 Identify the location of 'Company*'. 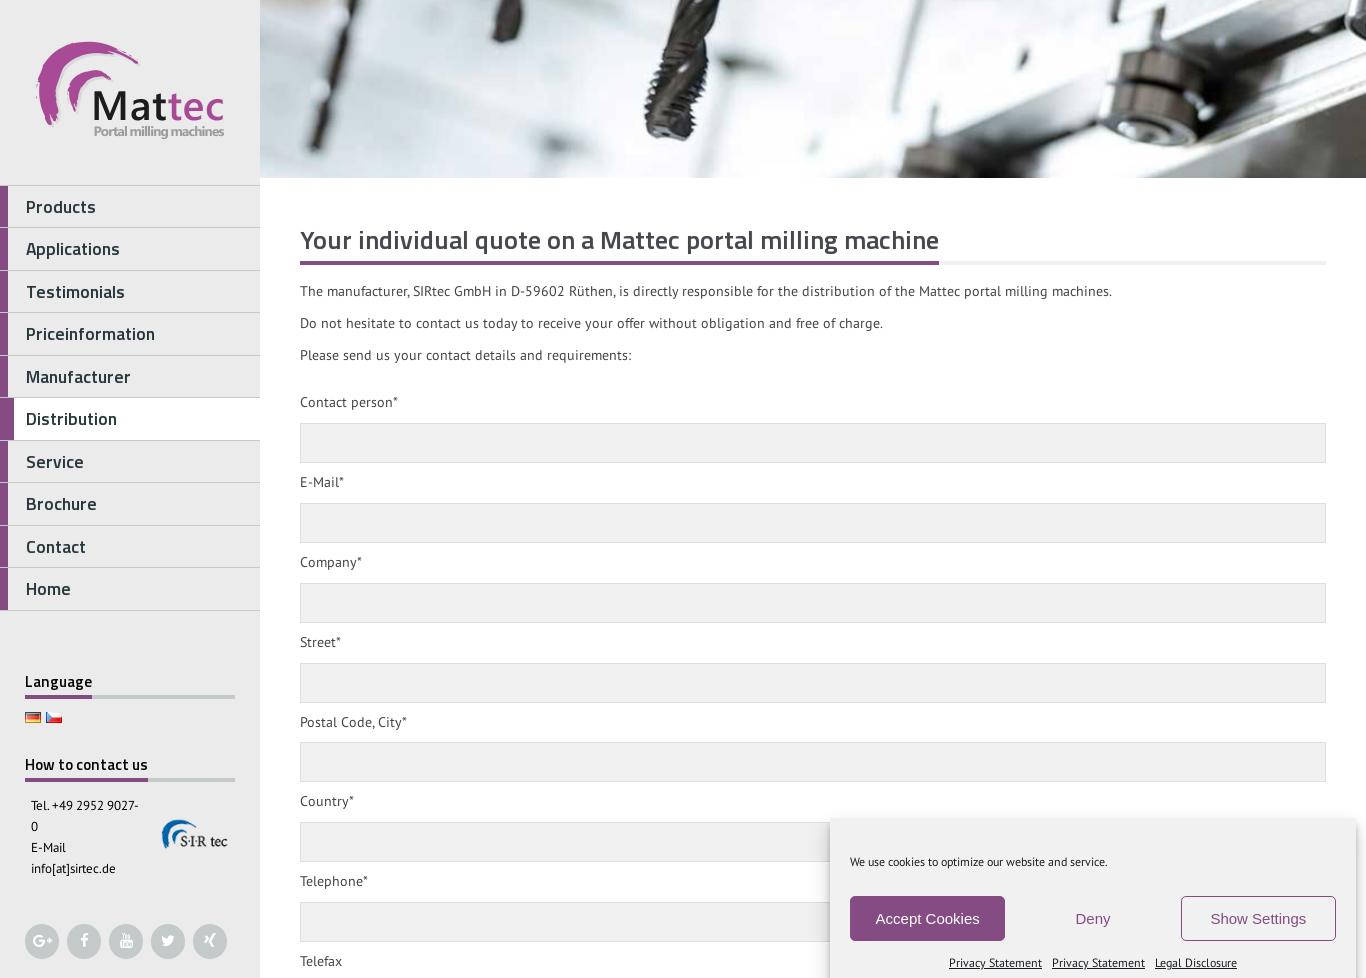
(330, 560).